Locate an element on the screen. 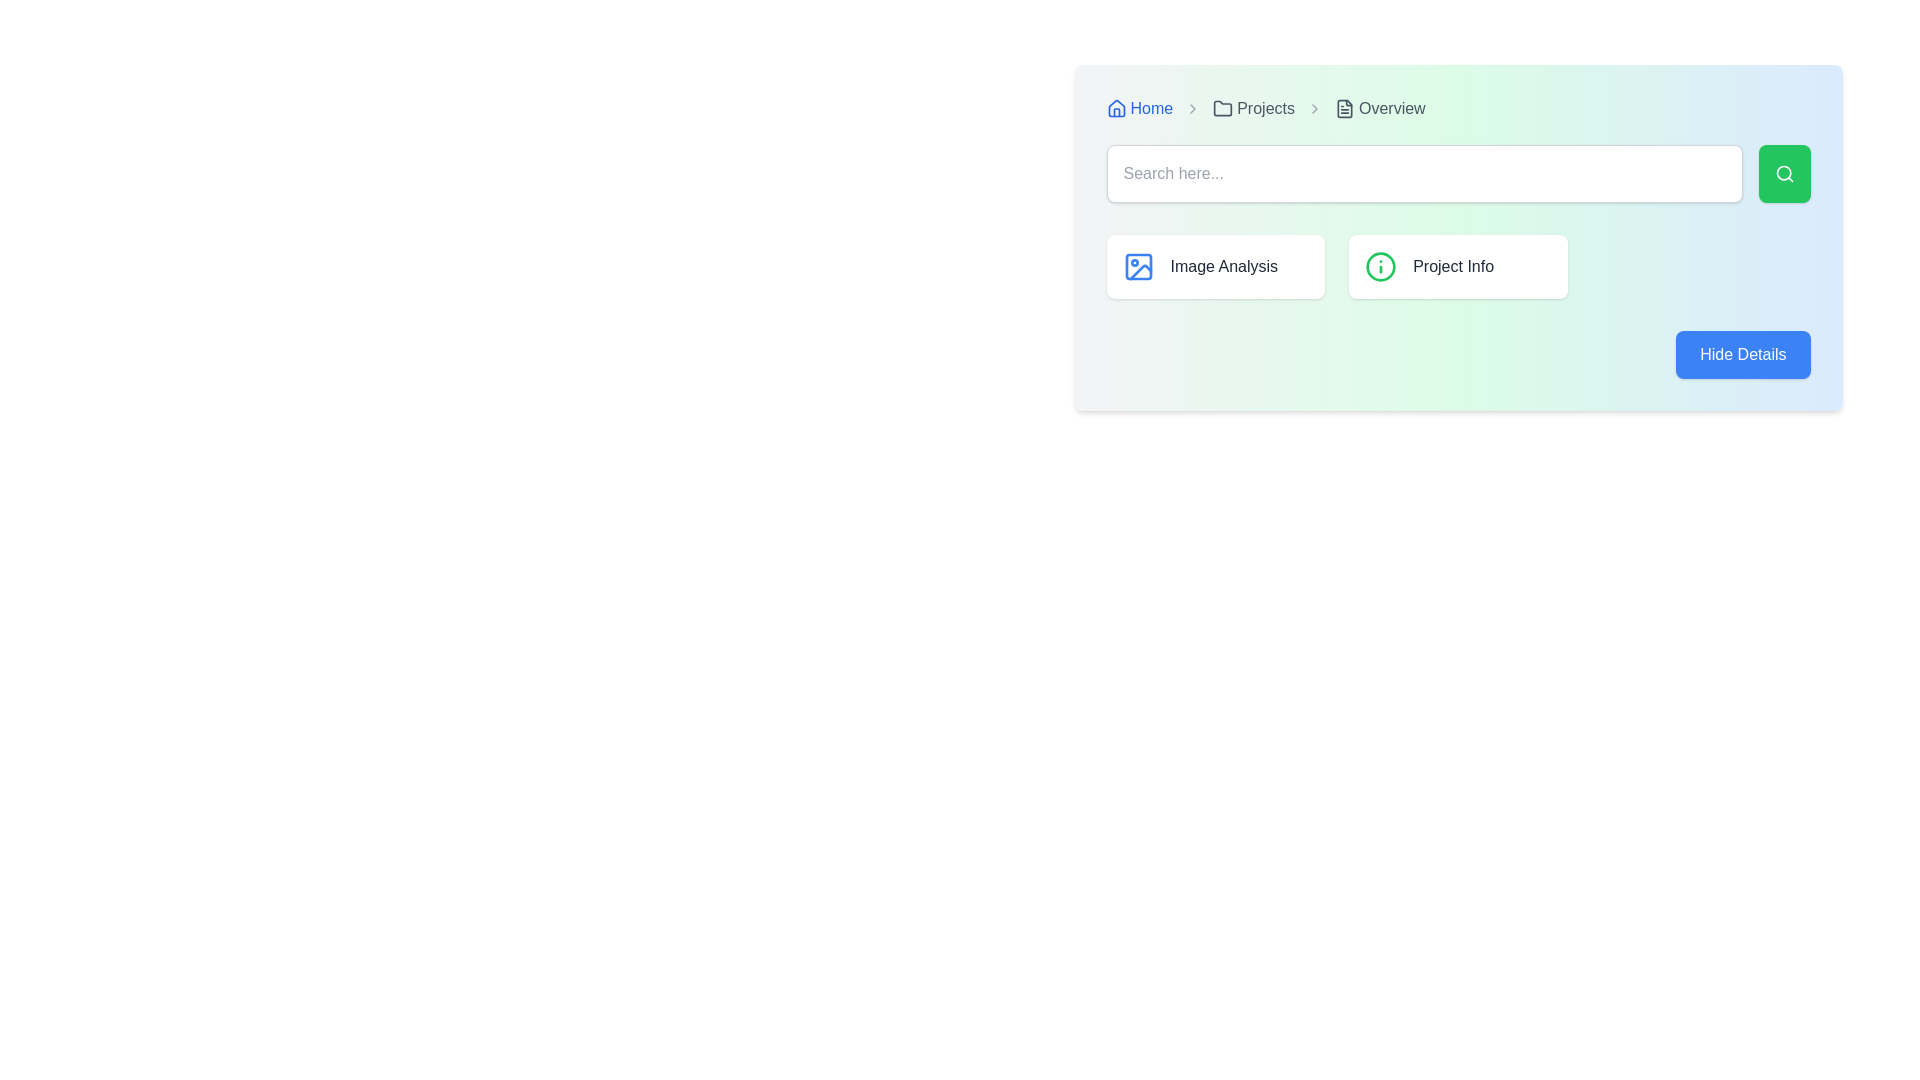 The height and width of the screenshot is (1080, 1920). the 'Projects' icon located in the breadcrumb navigation bar, positioned to the left of the text label 'Projects' is located at coordinates (1222, 108).